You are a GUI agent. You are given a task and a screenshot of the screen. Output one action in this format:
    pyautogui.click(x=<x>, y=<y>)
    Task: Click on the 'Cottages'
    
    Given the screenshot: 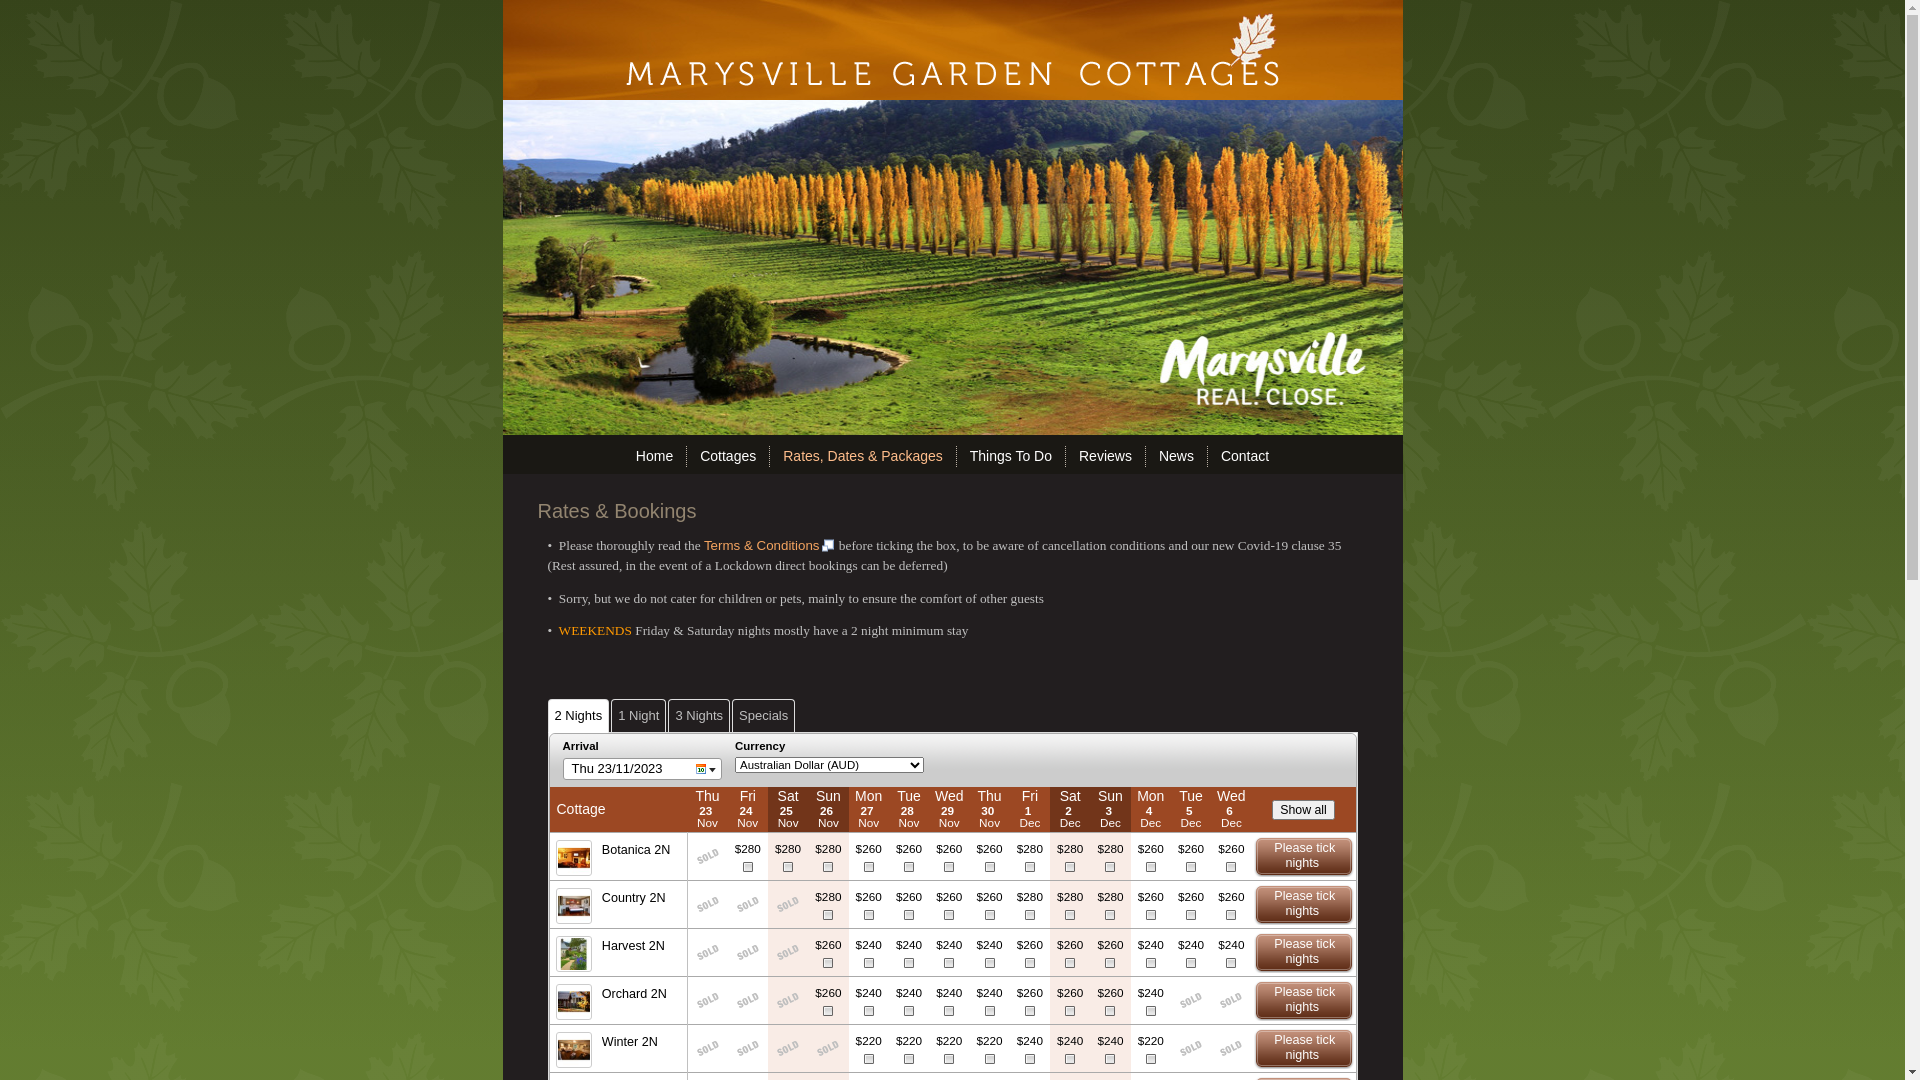 What is the action you would take?
    pyautogui.click(x=727, y=455)
    